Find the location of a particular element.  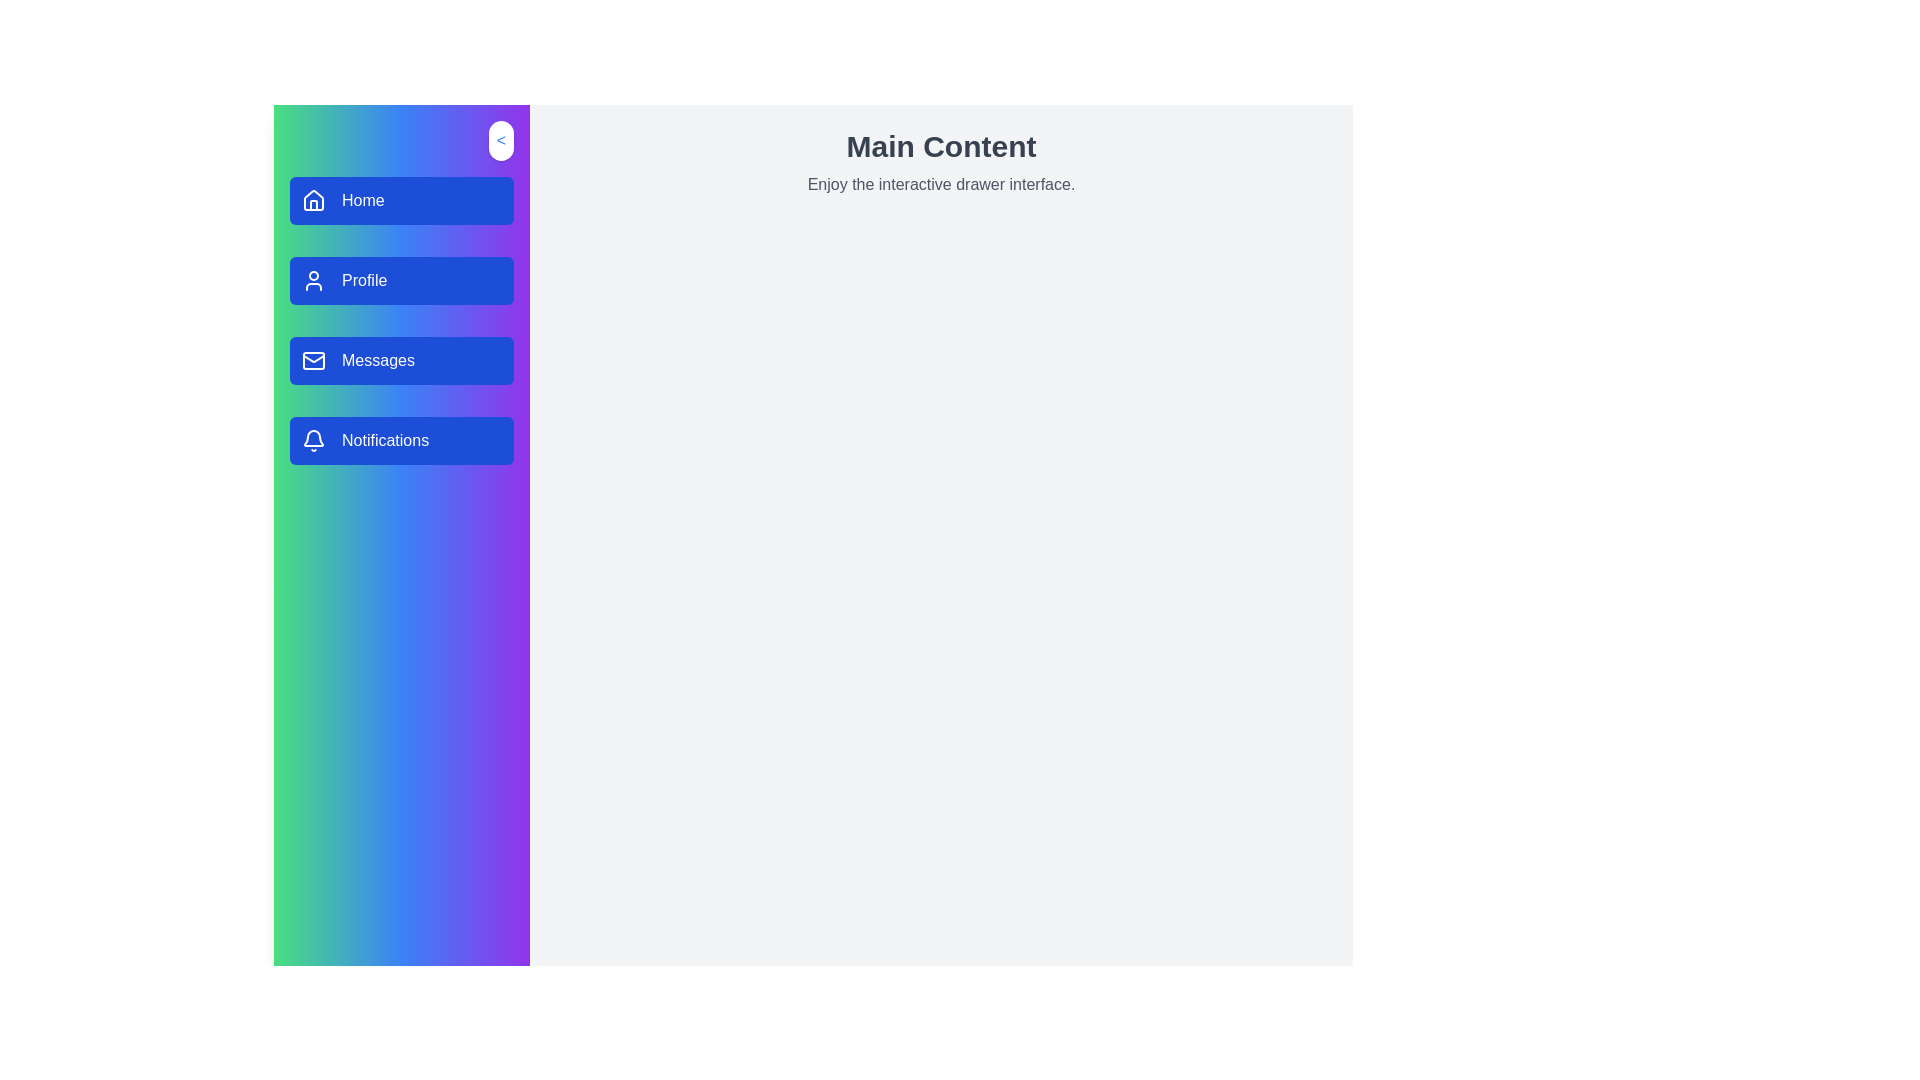

the '<' button located at the top-right corner of the sidebar for additional feedback is located at coordinates (501, 140).